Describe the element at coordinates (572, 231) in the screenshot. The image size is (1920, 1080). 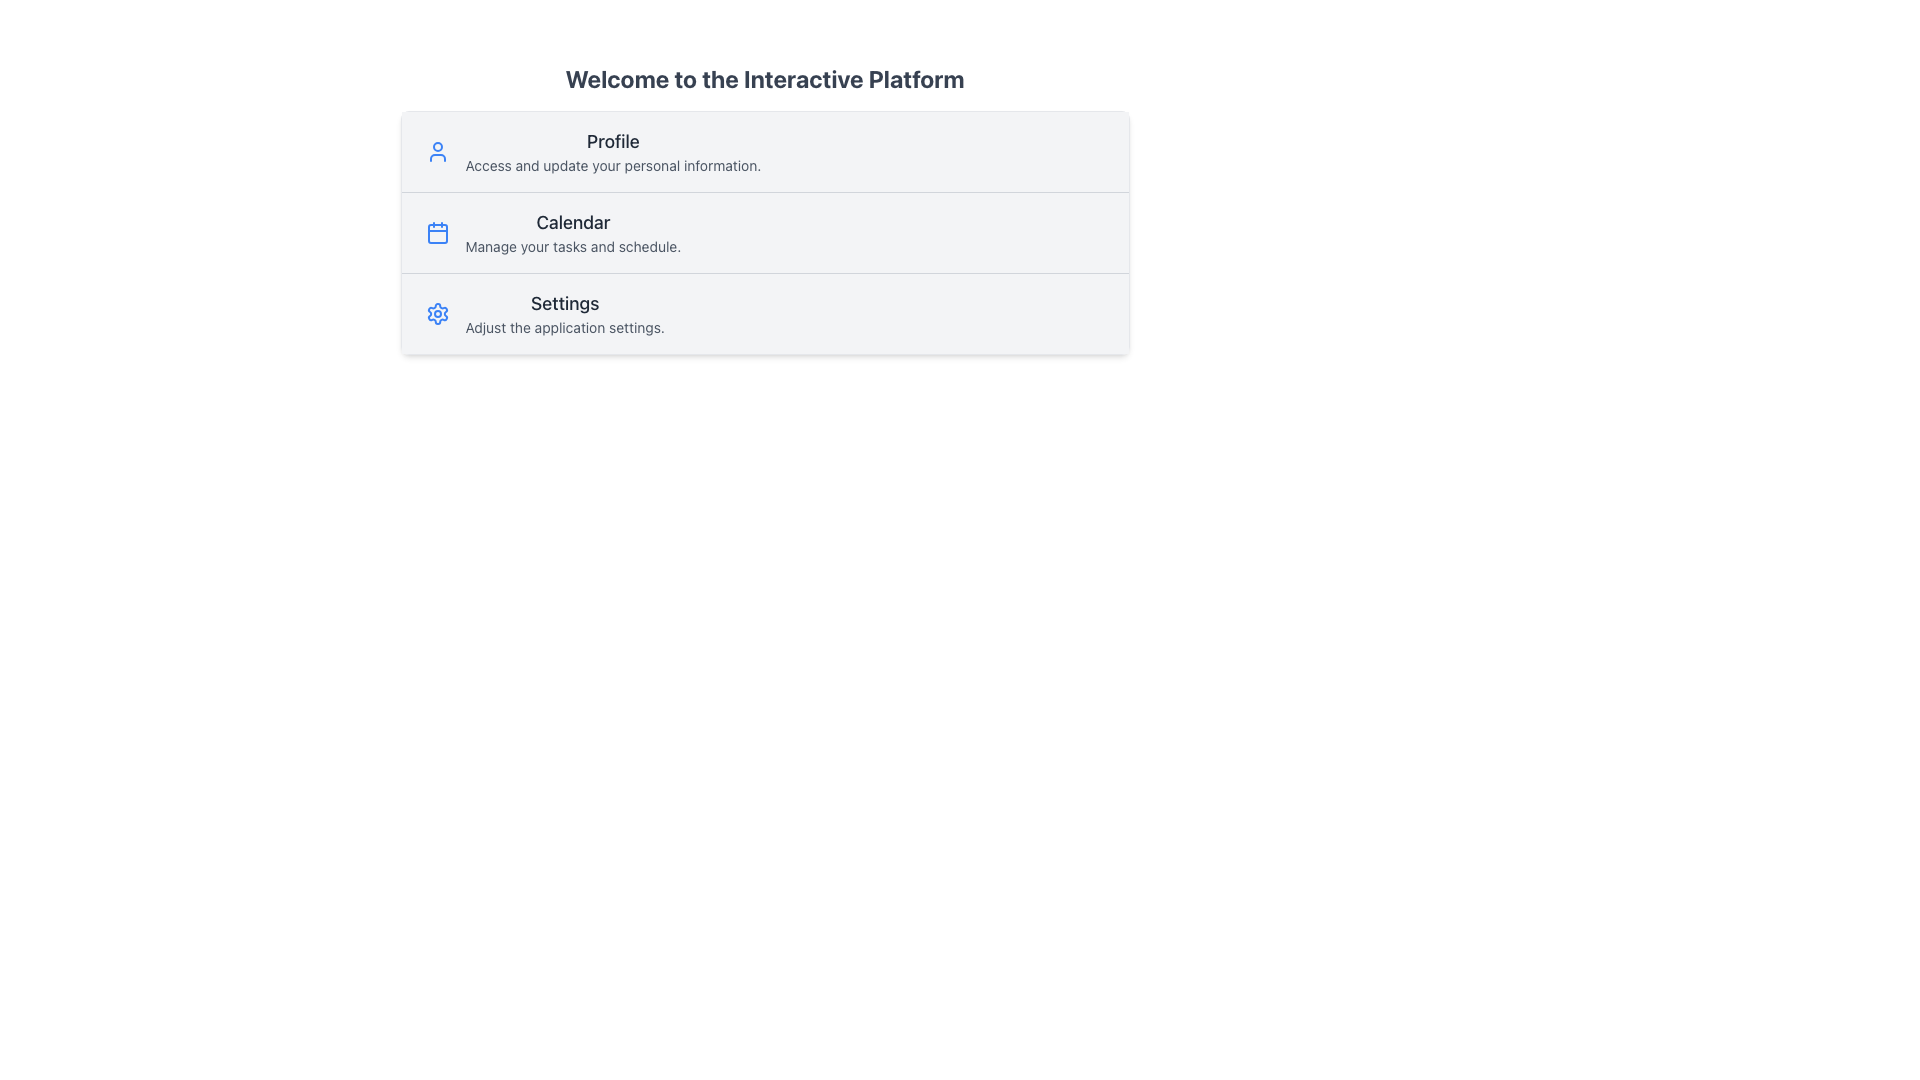
I see `the informational label guiding users to access the calendar feature, positioned as the second item in a vertical list beneath 'Profile' and above 'Settings'` at that location.